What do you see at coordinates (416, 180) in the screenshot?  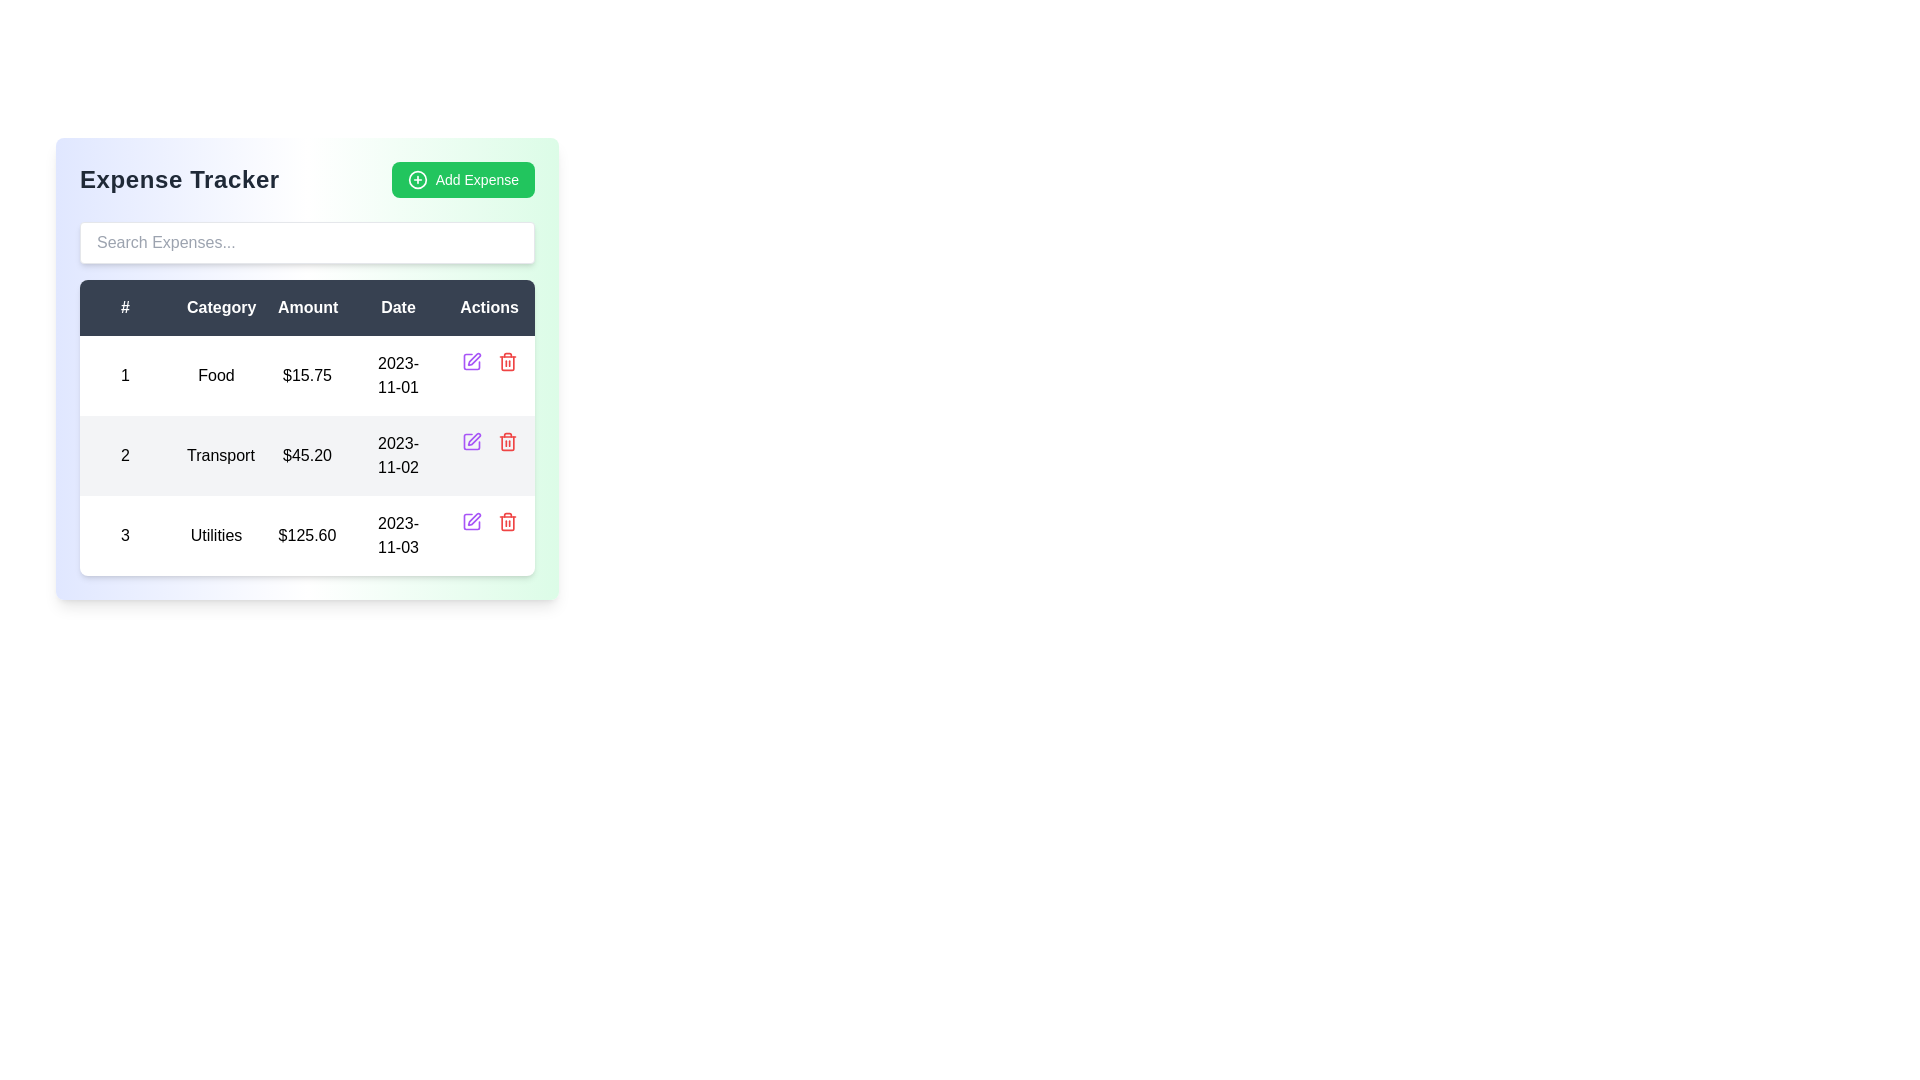 I see `the green 'Add Expense' button located in the top-right corner of the user interface` at bounding box center [416, 180].